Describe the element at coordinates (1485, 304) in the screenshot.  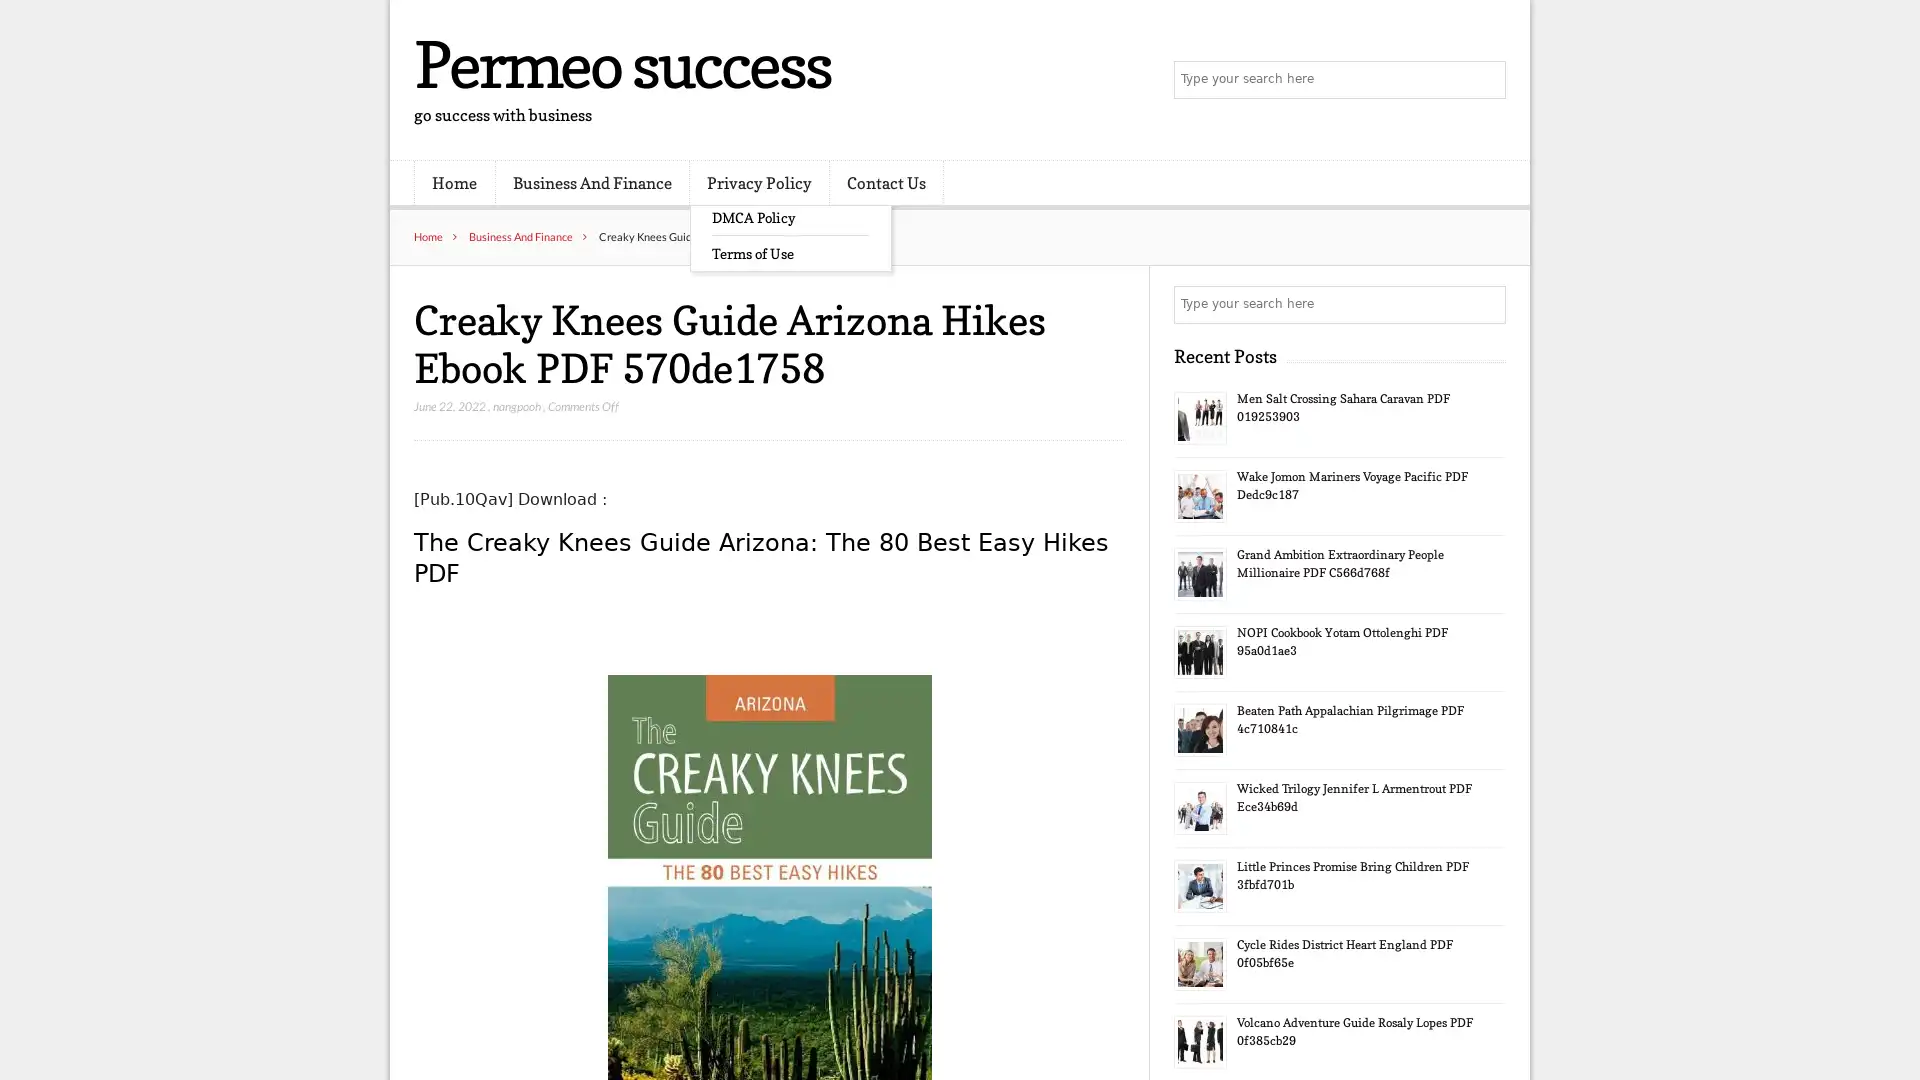
I see `Search` at that location.